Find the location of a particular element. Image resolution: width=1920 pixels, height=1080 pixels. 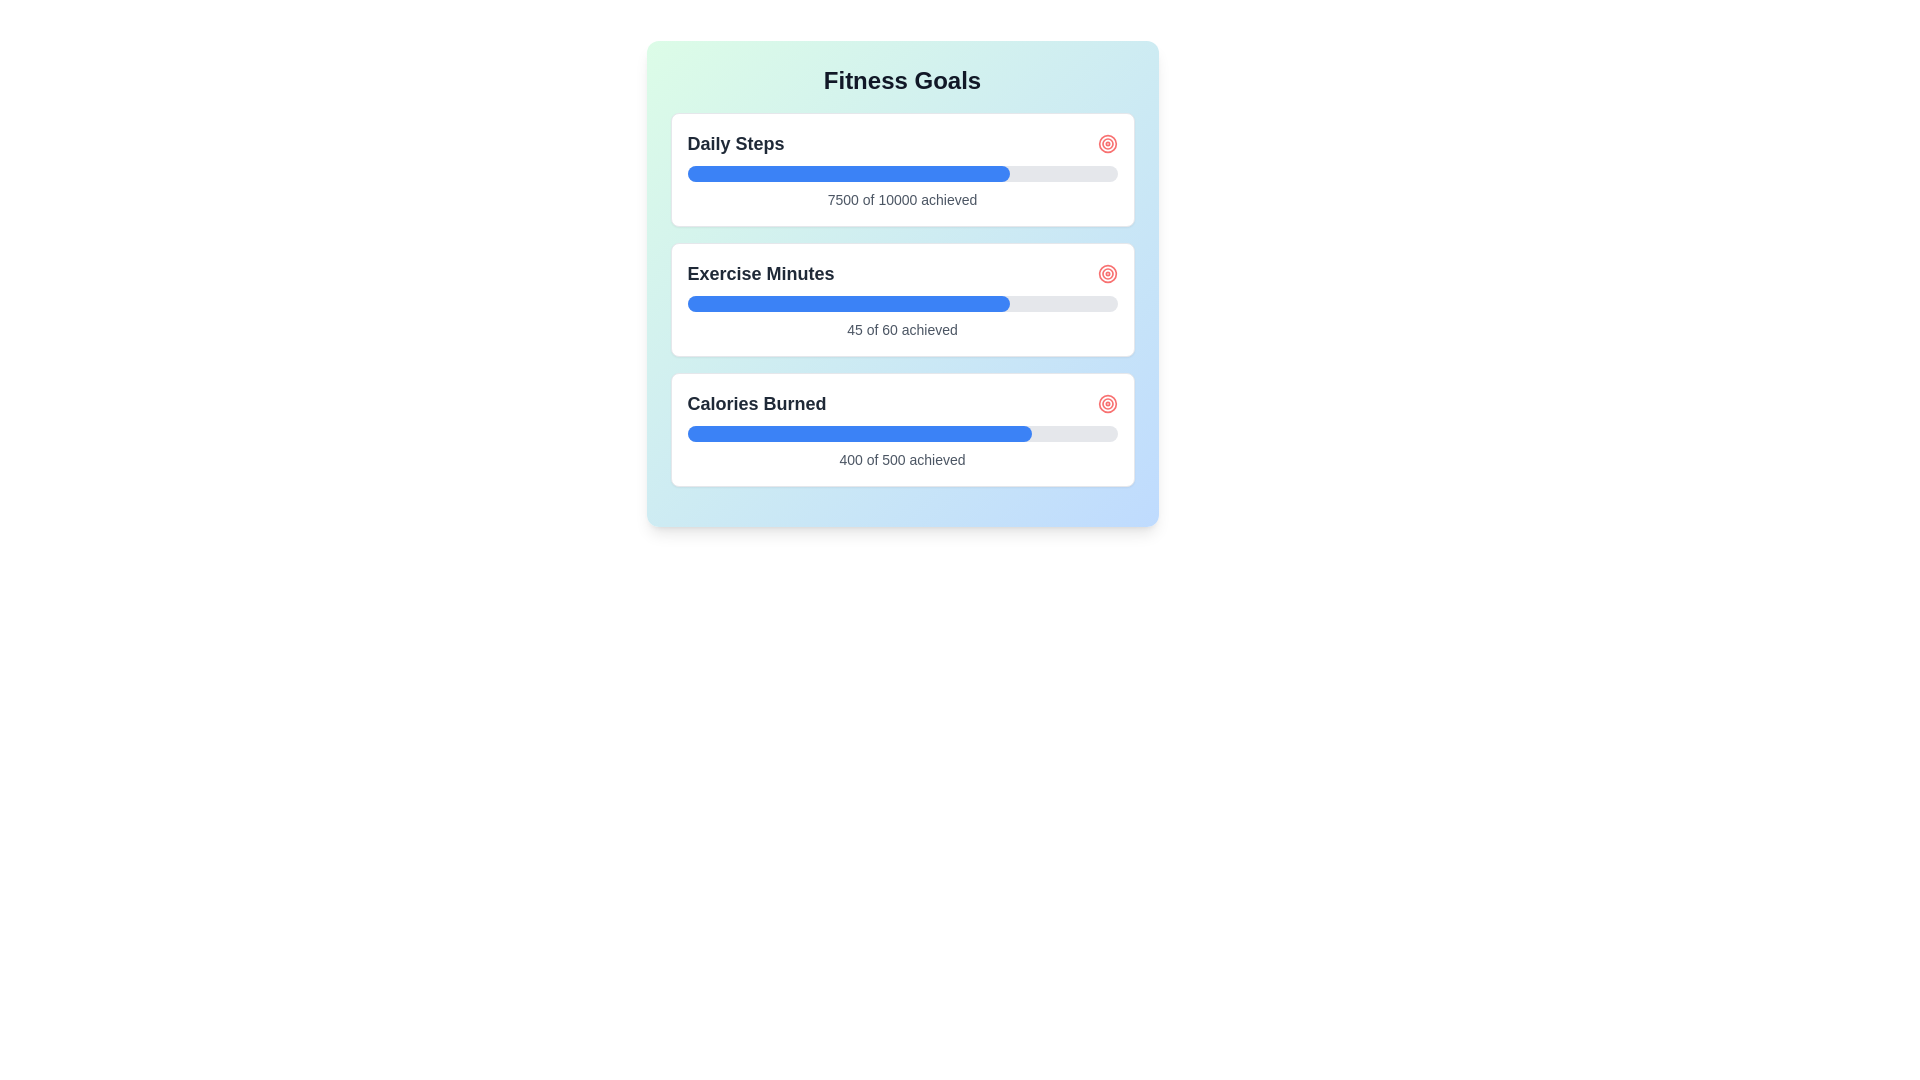

the progress bar status of the 'Daily Steps' progress card located at the top of the 'Fitness Goals' section is located at coordinates (901, 168).